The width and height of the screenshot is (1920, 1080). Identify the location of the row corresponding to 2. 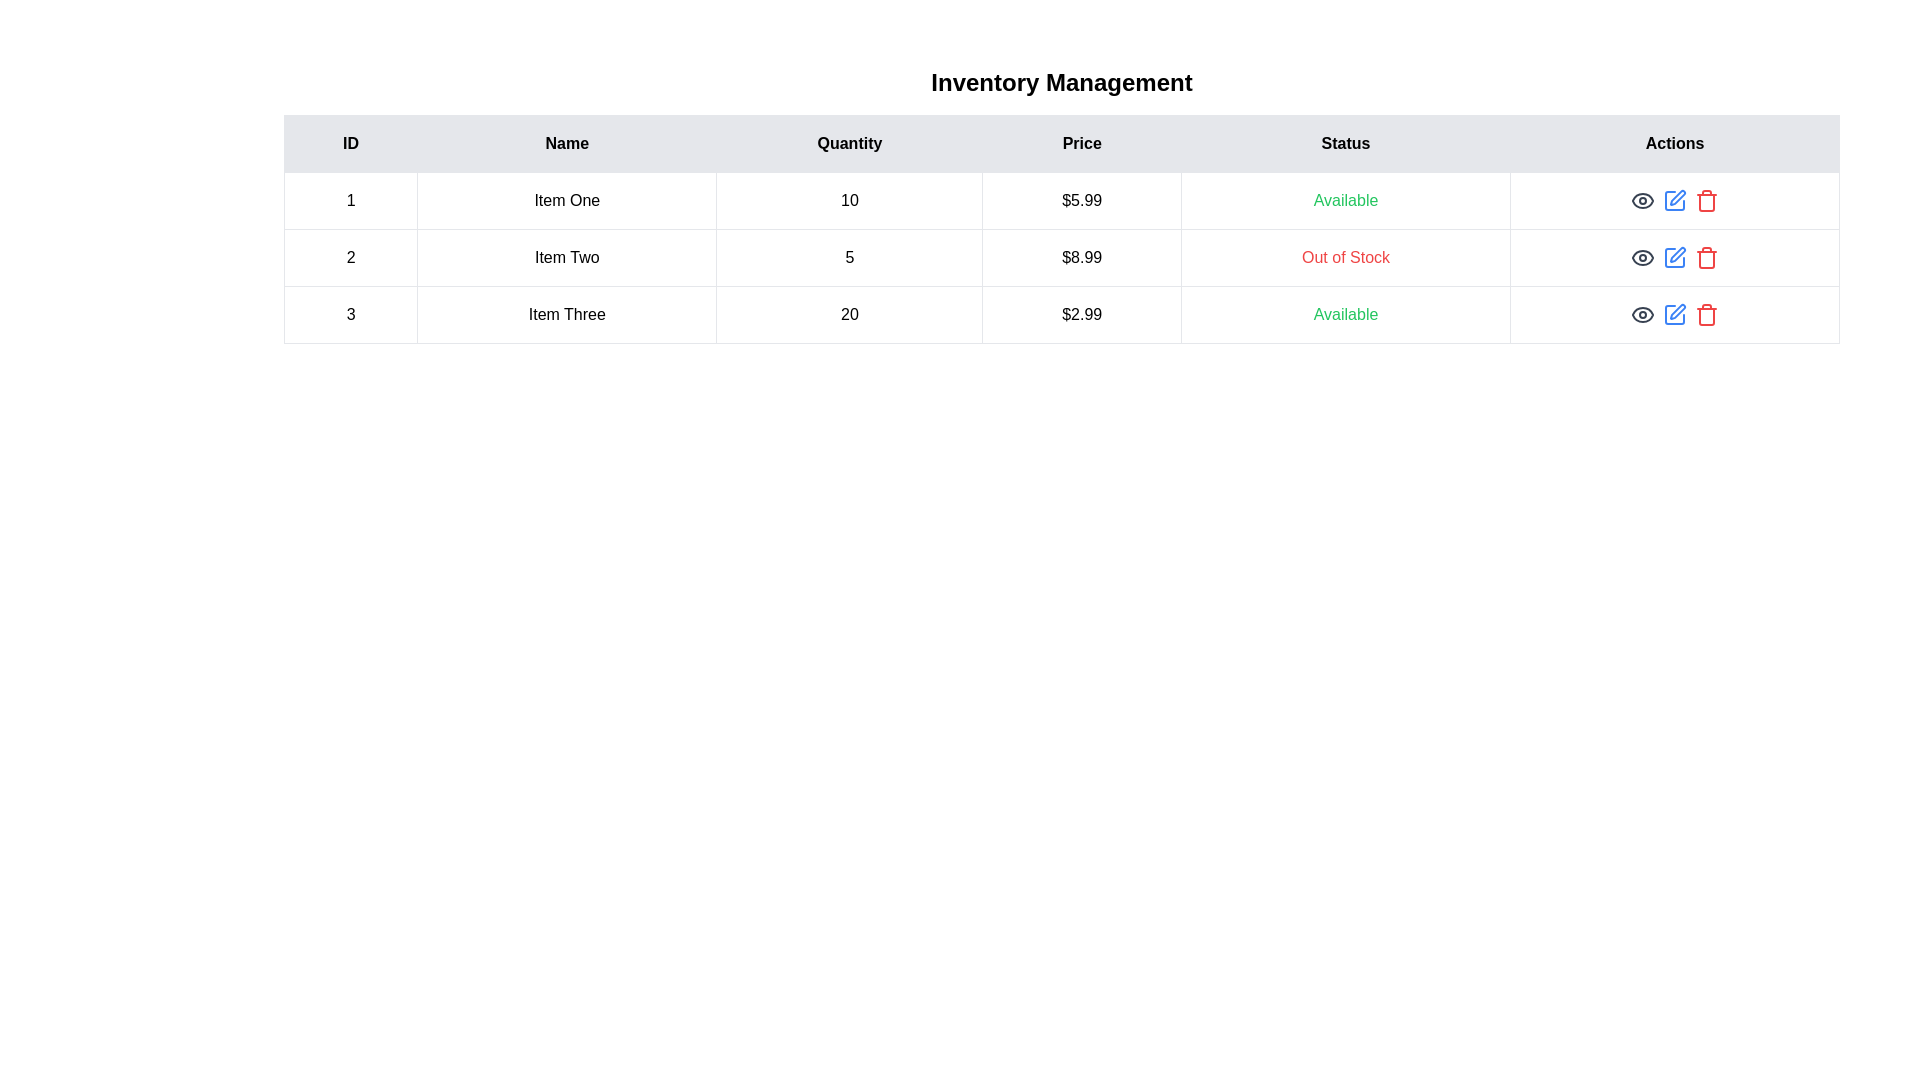
(1060, 257).